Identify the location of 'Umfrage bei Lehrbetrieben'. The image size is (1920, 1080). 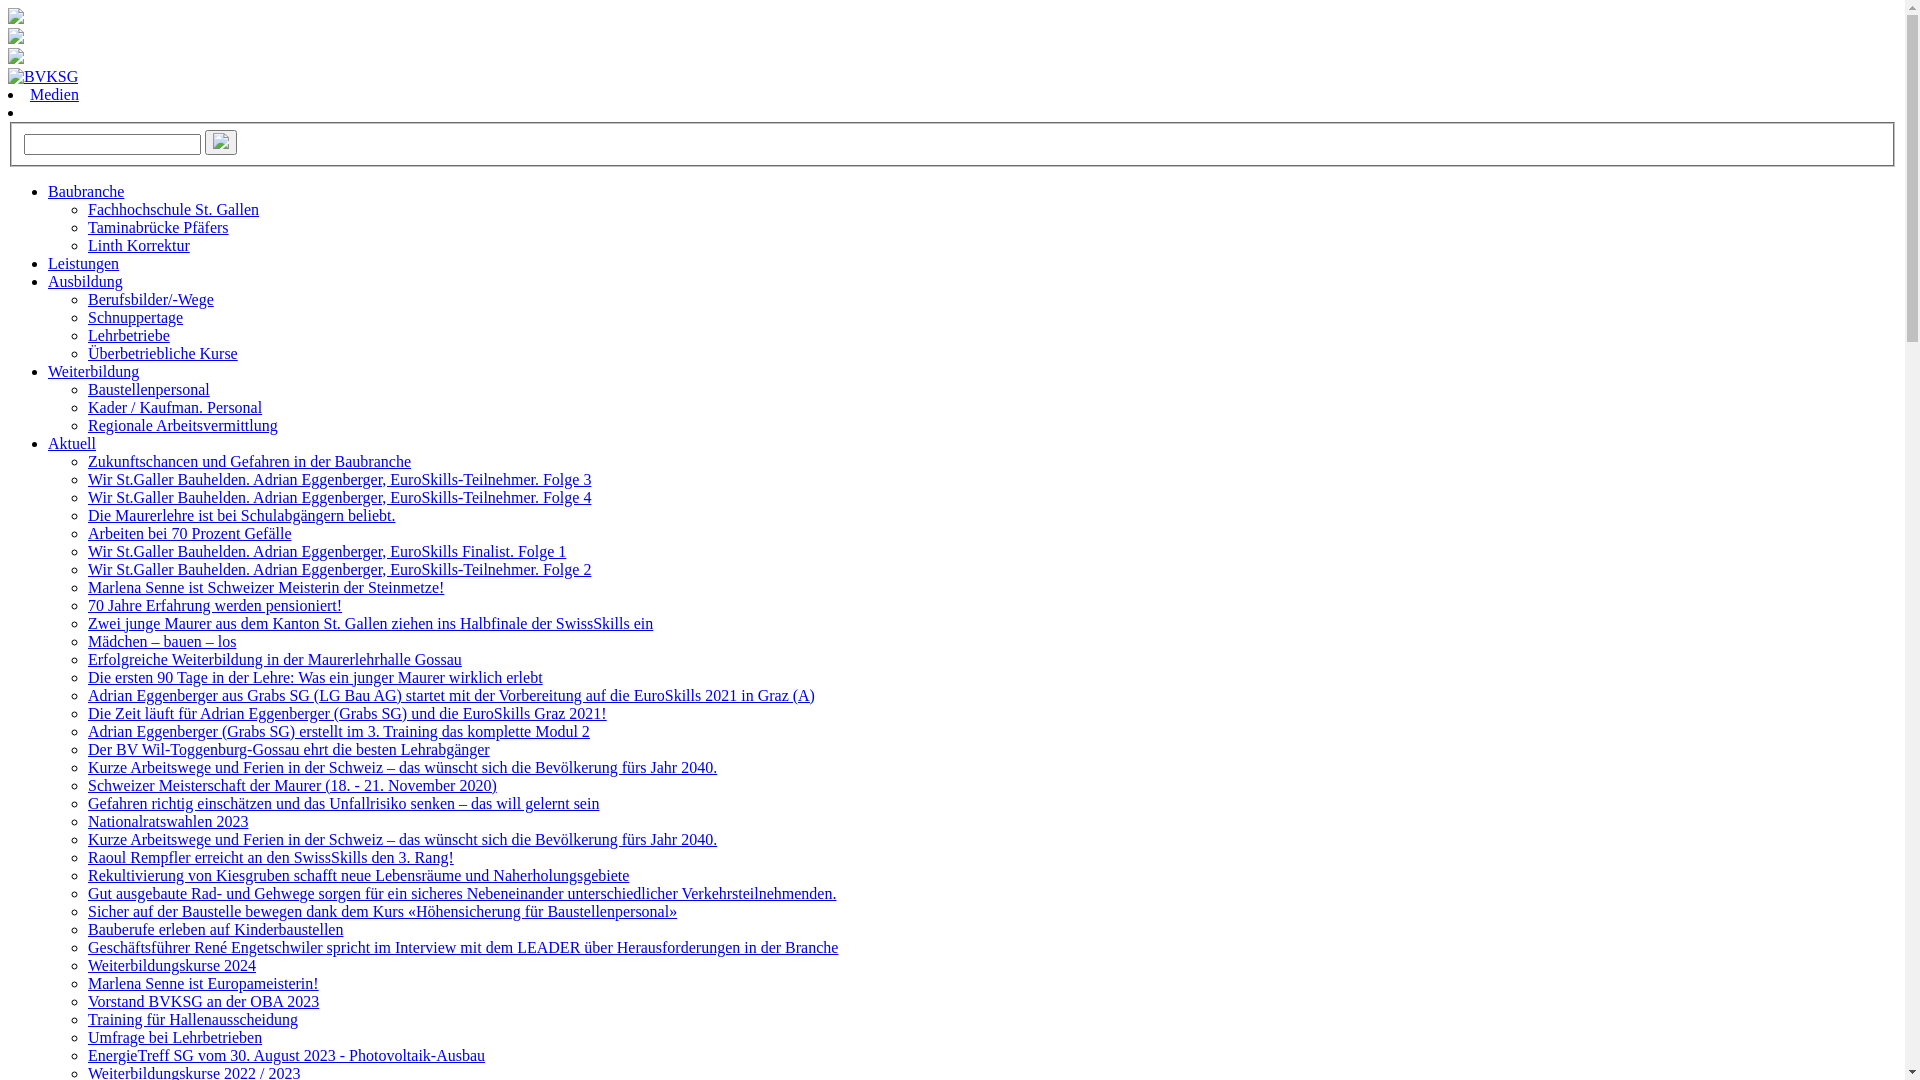
(174, 1036).